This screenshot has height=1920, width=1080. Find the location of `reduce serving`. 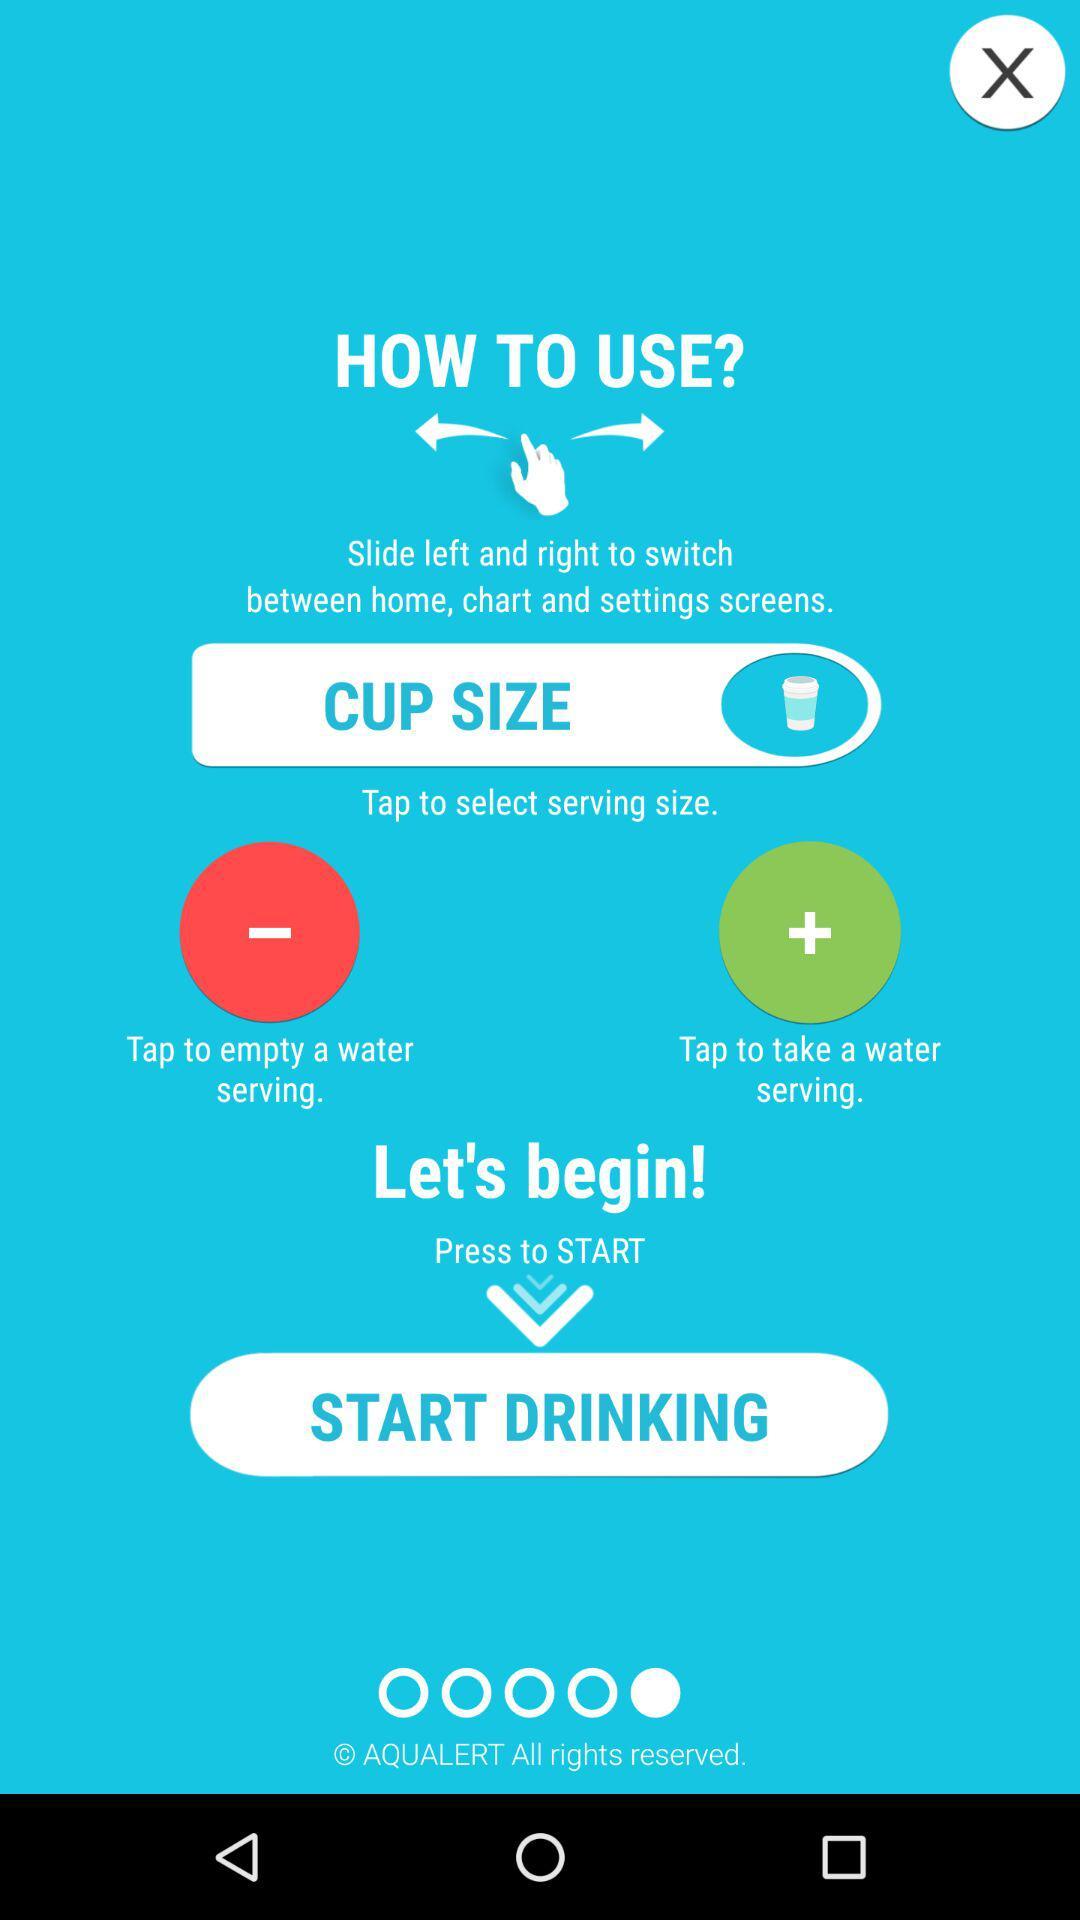

reduce serving is located at coordinates (268, 931).